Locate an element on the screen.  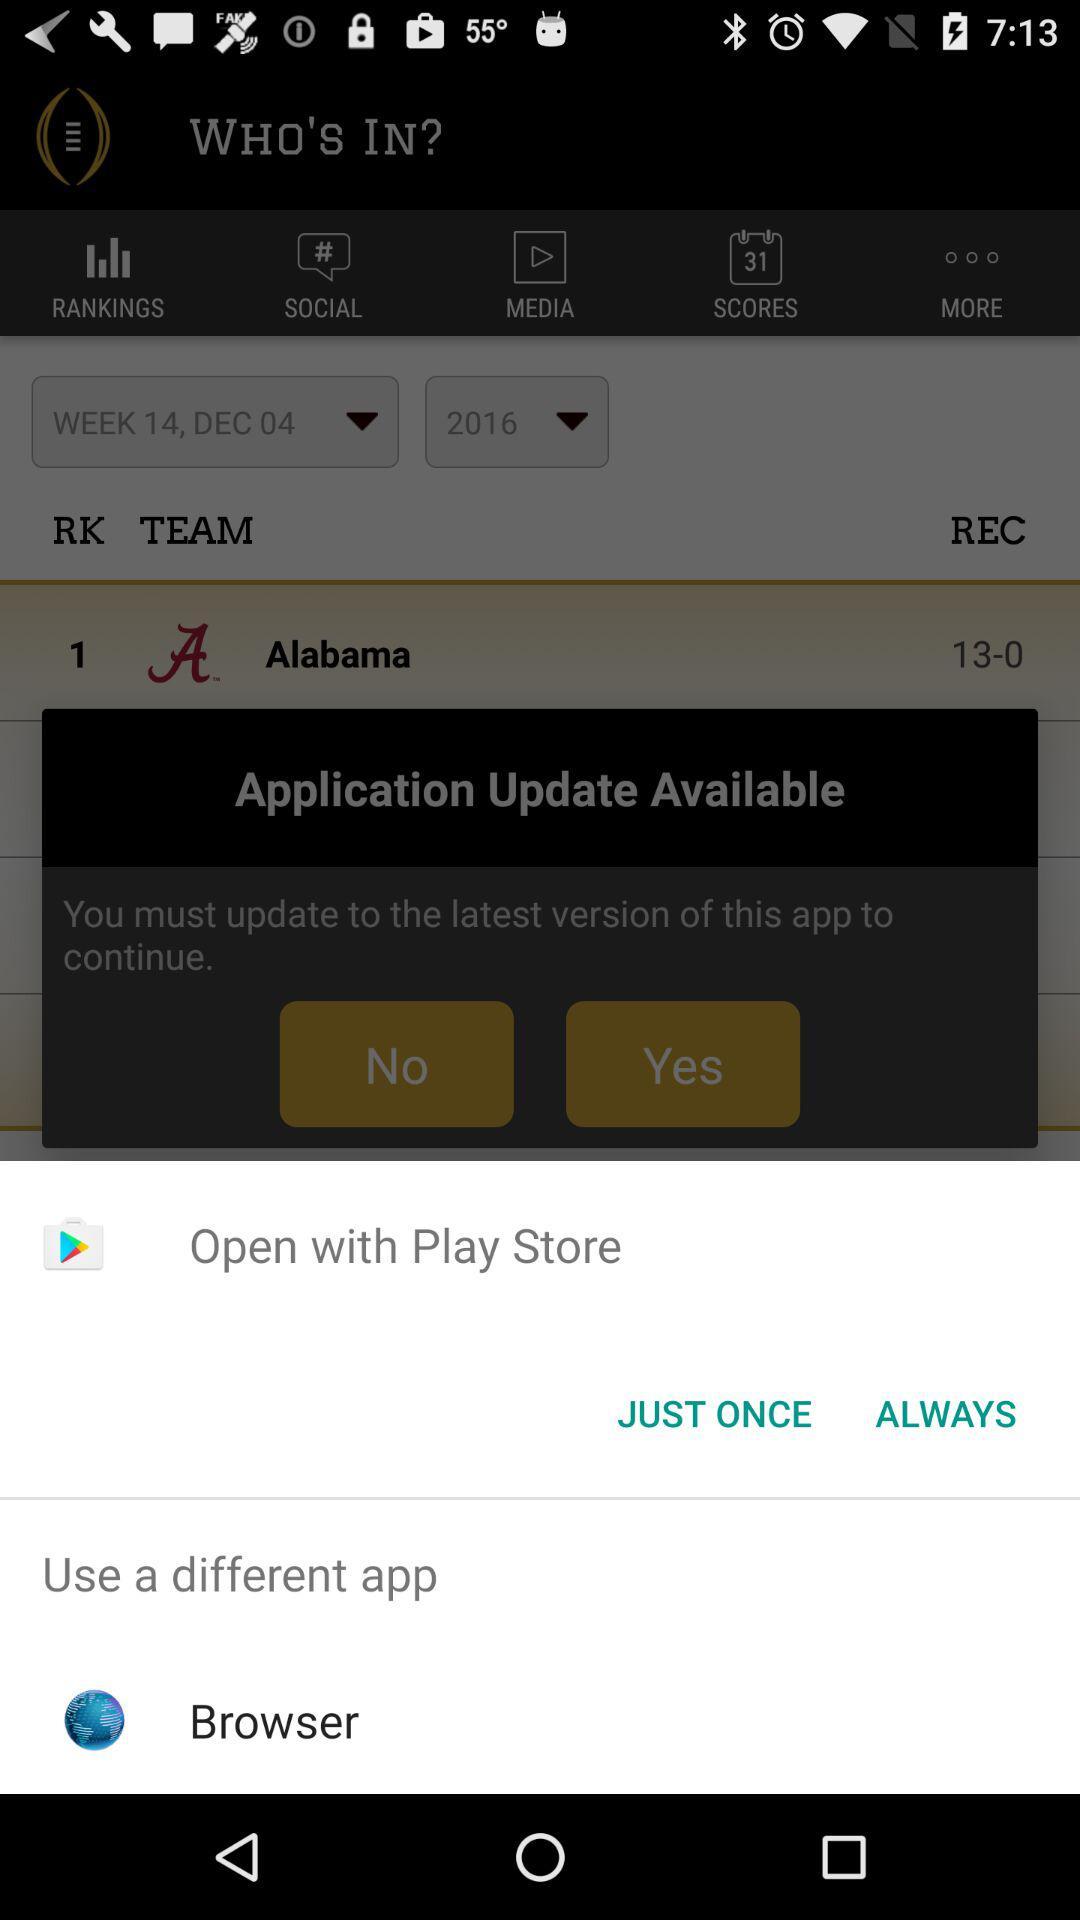
use a different is located at coordinates (540, 1572).